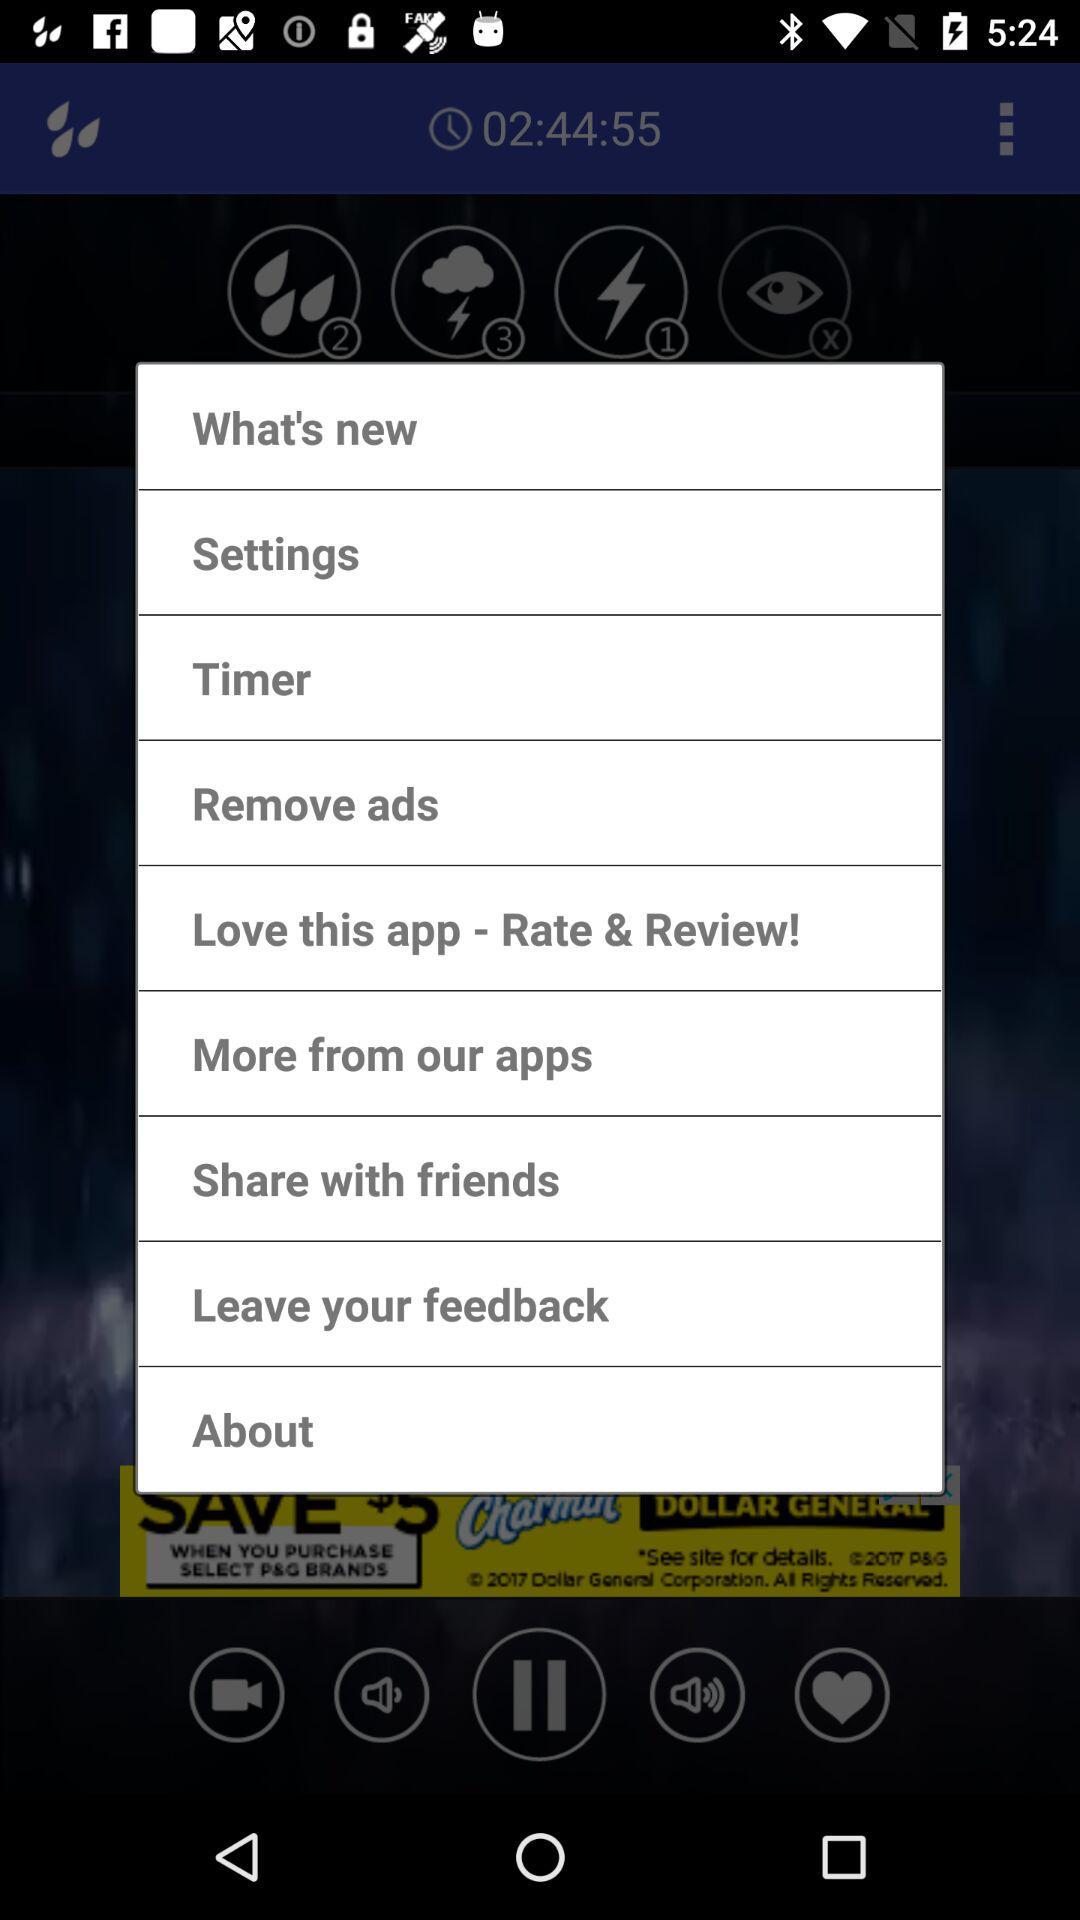  What do you see at coordinates (355, 1178) in the screenshot?
I see `the icon above leave your feedback` at bounding box center [355, 1178].